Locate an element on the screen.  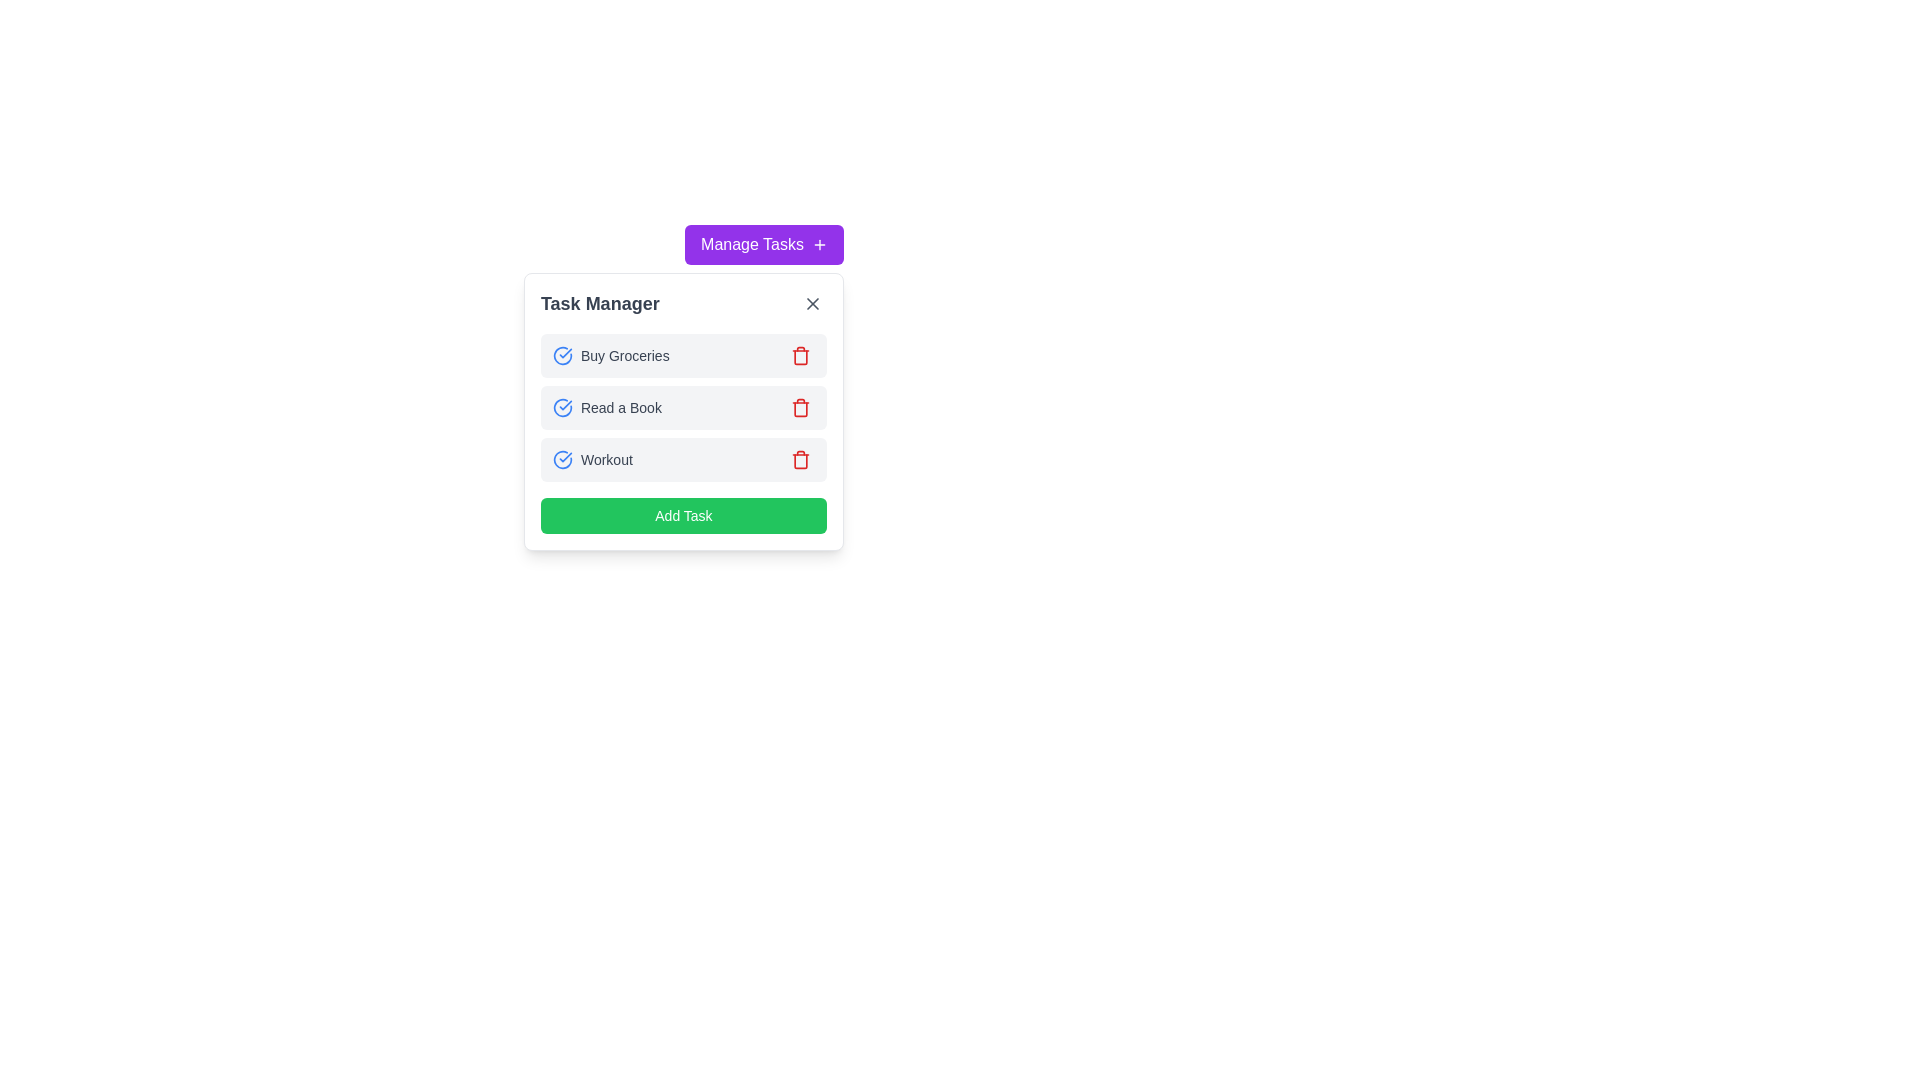
the 'Task Manager' modal dialog box, which has a white background, gray border, and rounded edges is located at coordinates (683, 411).